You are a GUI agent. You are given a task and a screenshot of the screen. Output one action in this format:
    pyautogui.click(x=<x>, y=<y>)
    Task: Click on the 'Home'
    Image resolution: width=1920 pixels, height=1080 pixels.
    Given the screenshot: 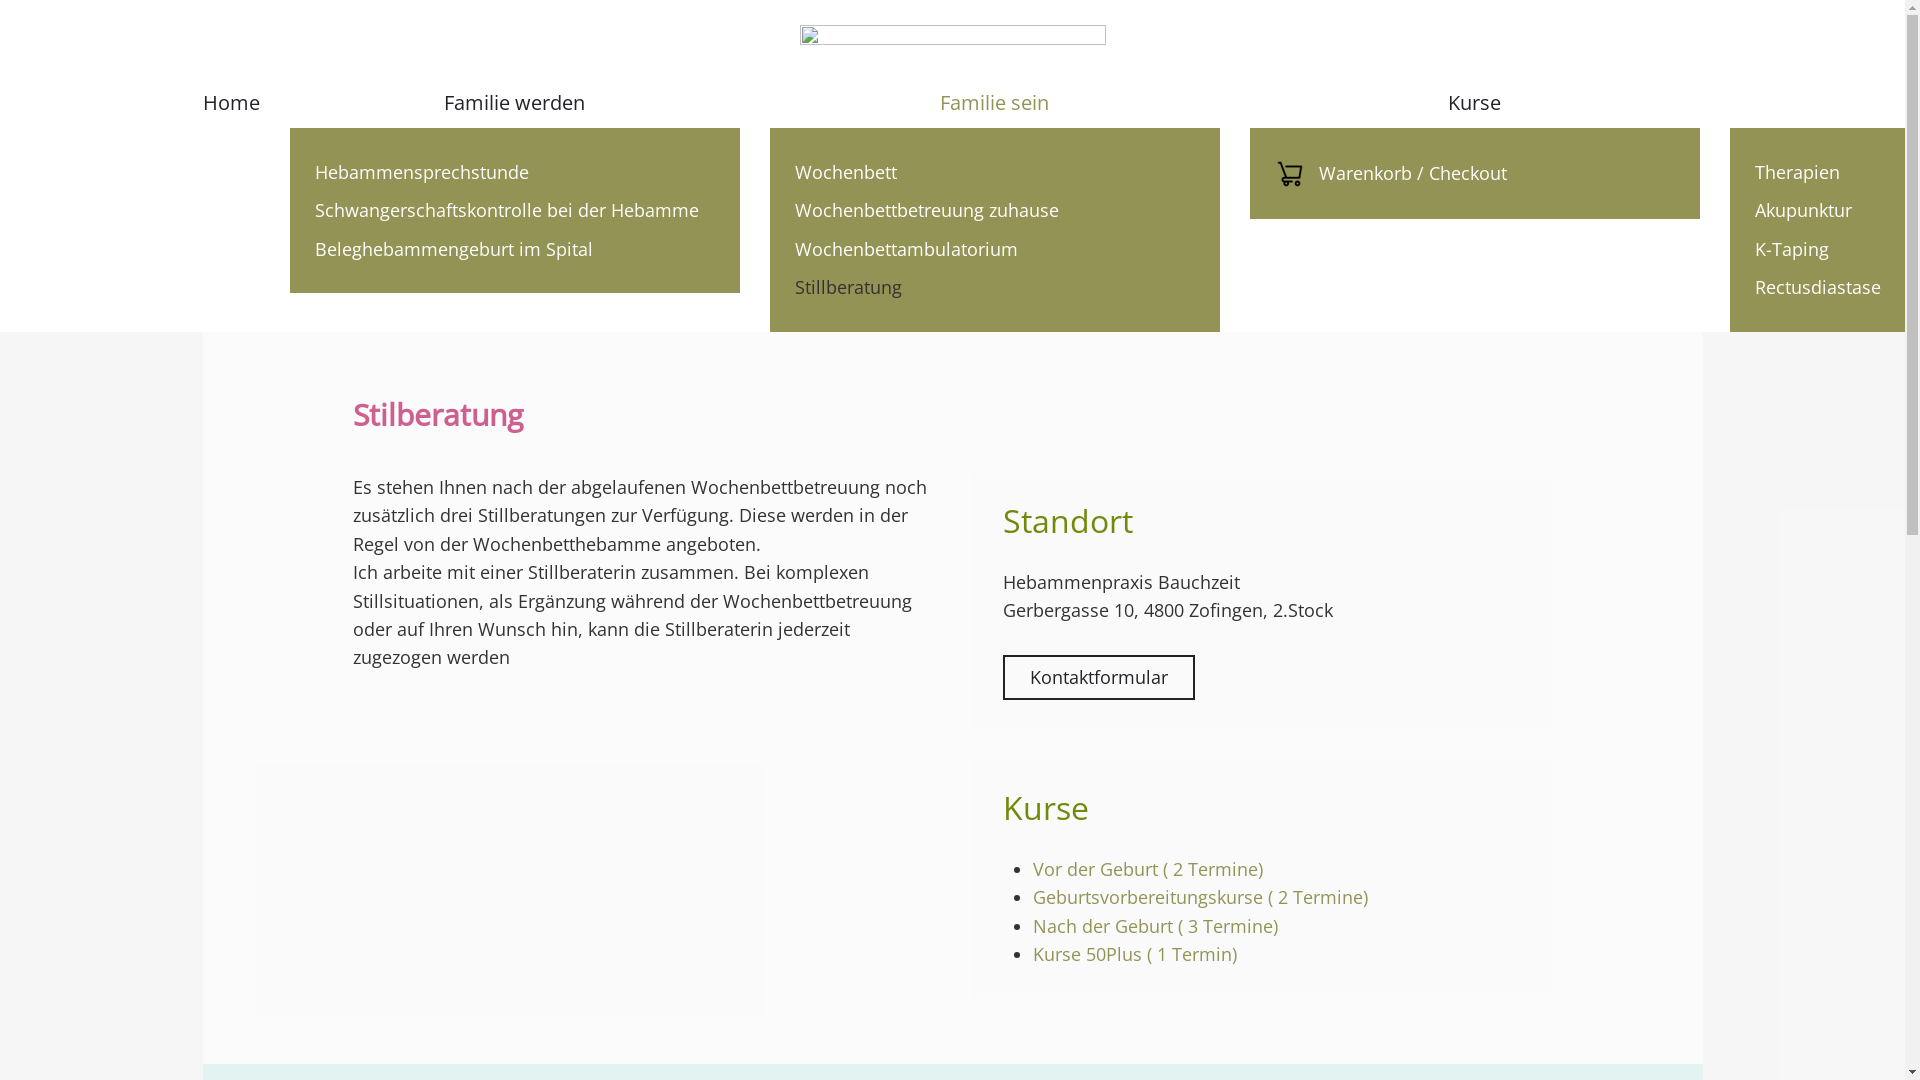 What is the action you would take?
    pyautogui.click(x=201, y=103)
    